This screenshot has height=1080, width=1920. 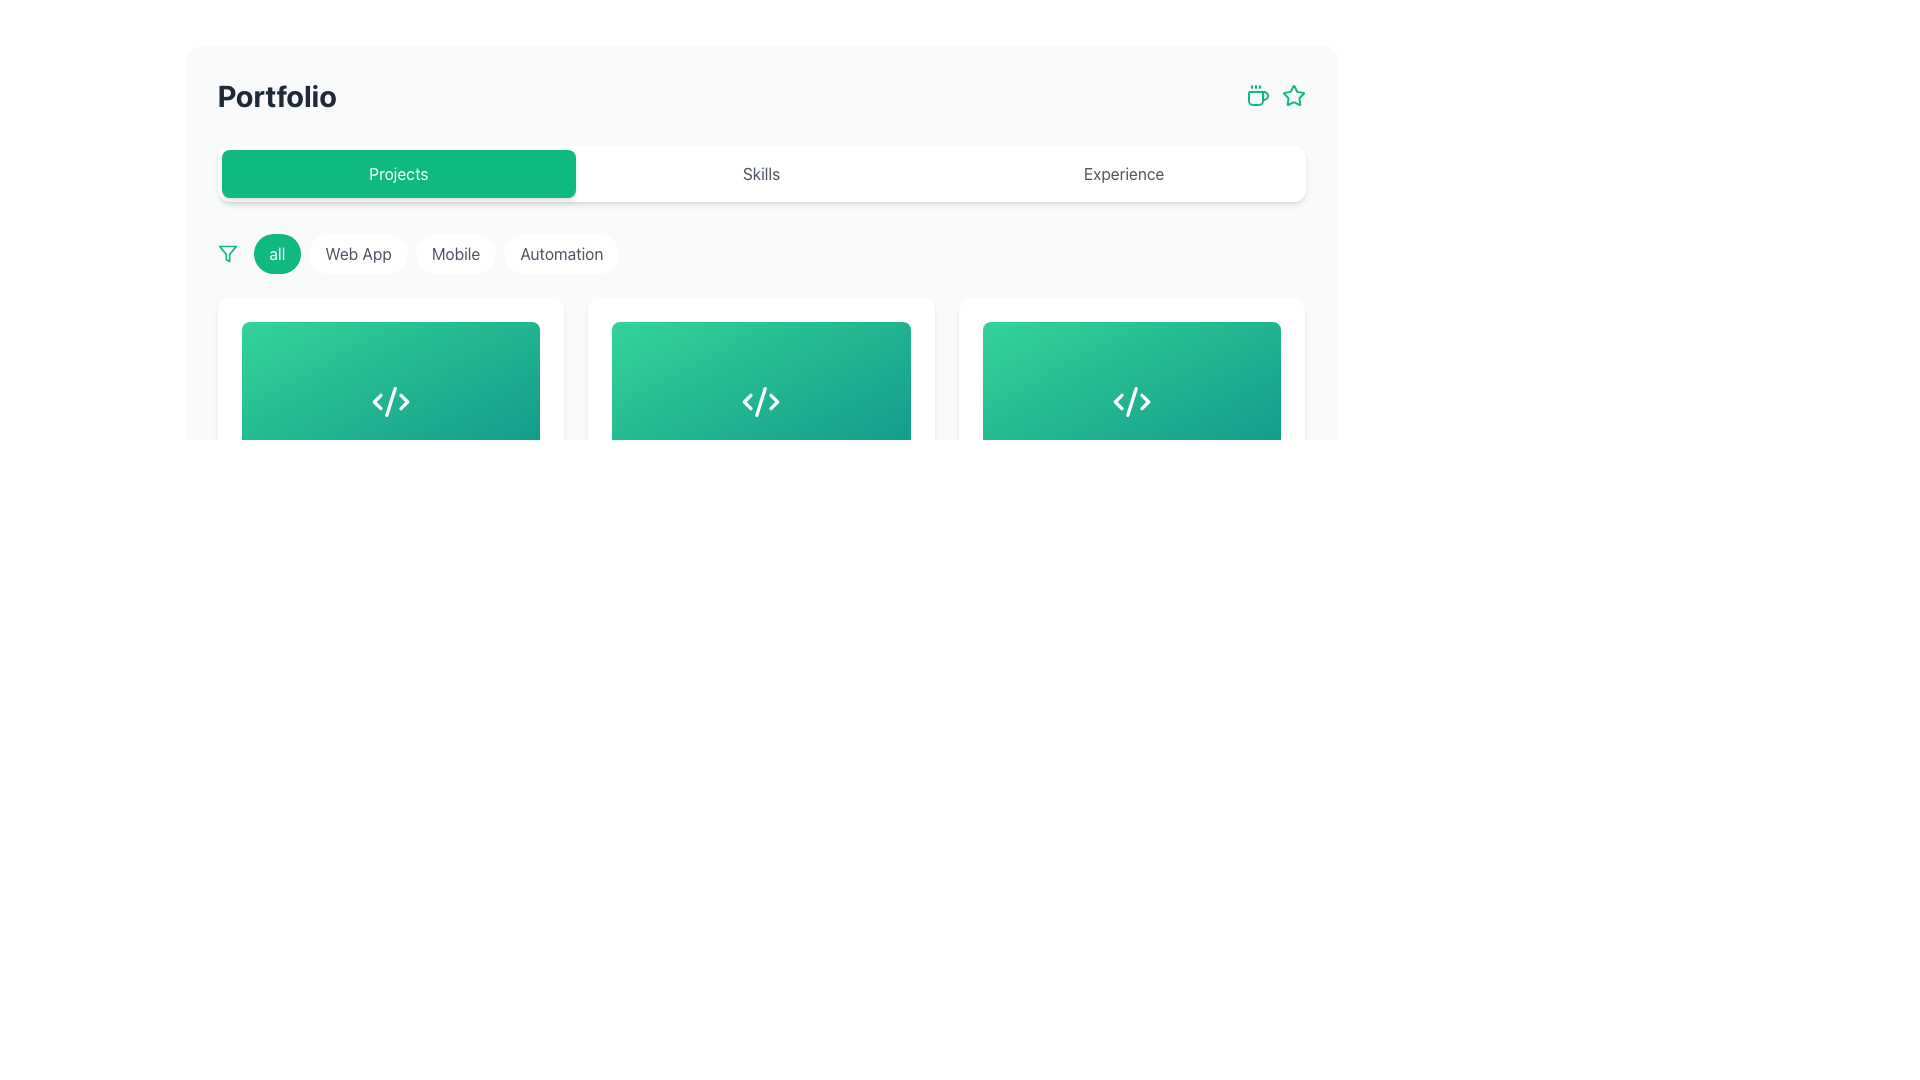 What do you see at coordinates (390, 401) in the screenshot?
I see `the icon representing a code-related project located centrally within the first card in the second row of the Portfolio section, directly below the 'all' filter button` at bounding box center [390, 401].